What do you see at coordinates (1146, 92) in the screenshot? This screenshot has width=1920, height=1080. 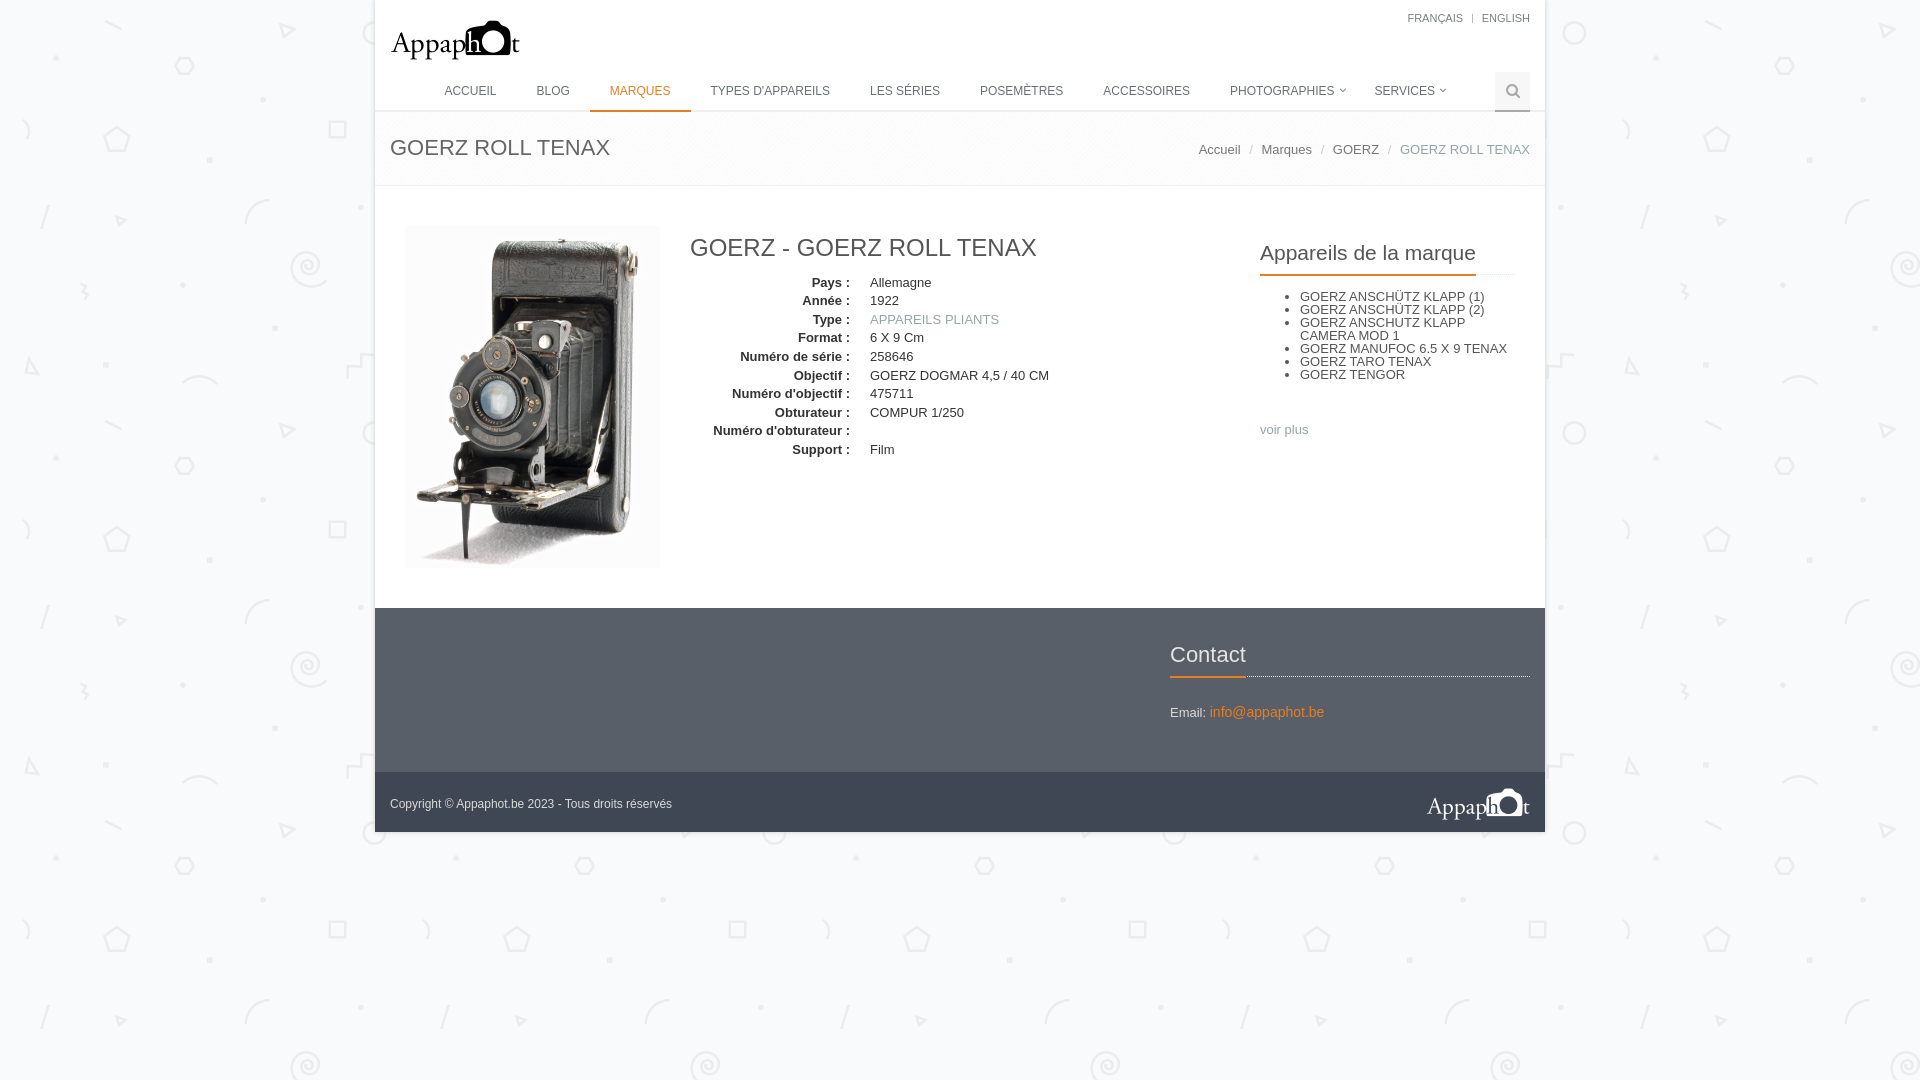 I see `'ACCESSOIRES'` at bounding box center [1146, 92].